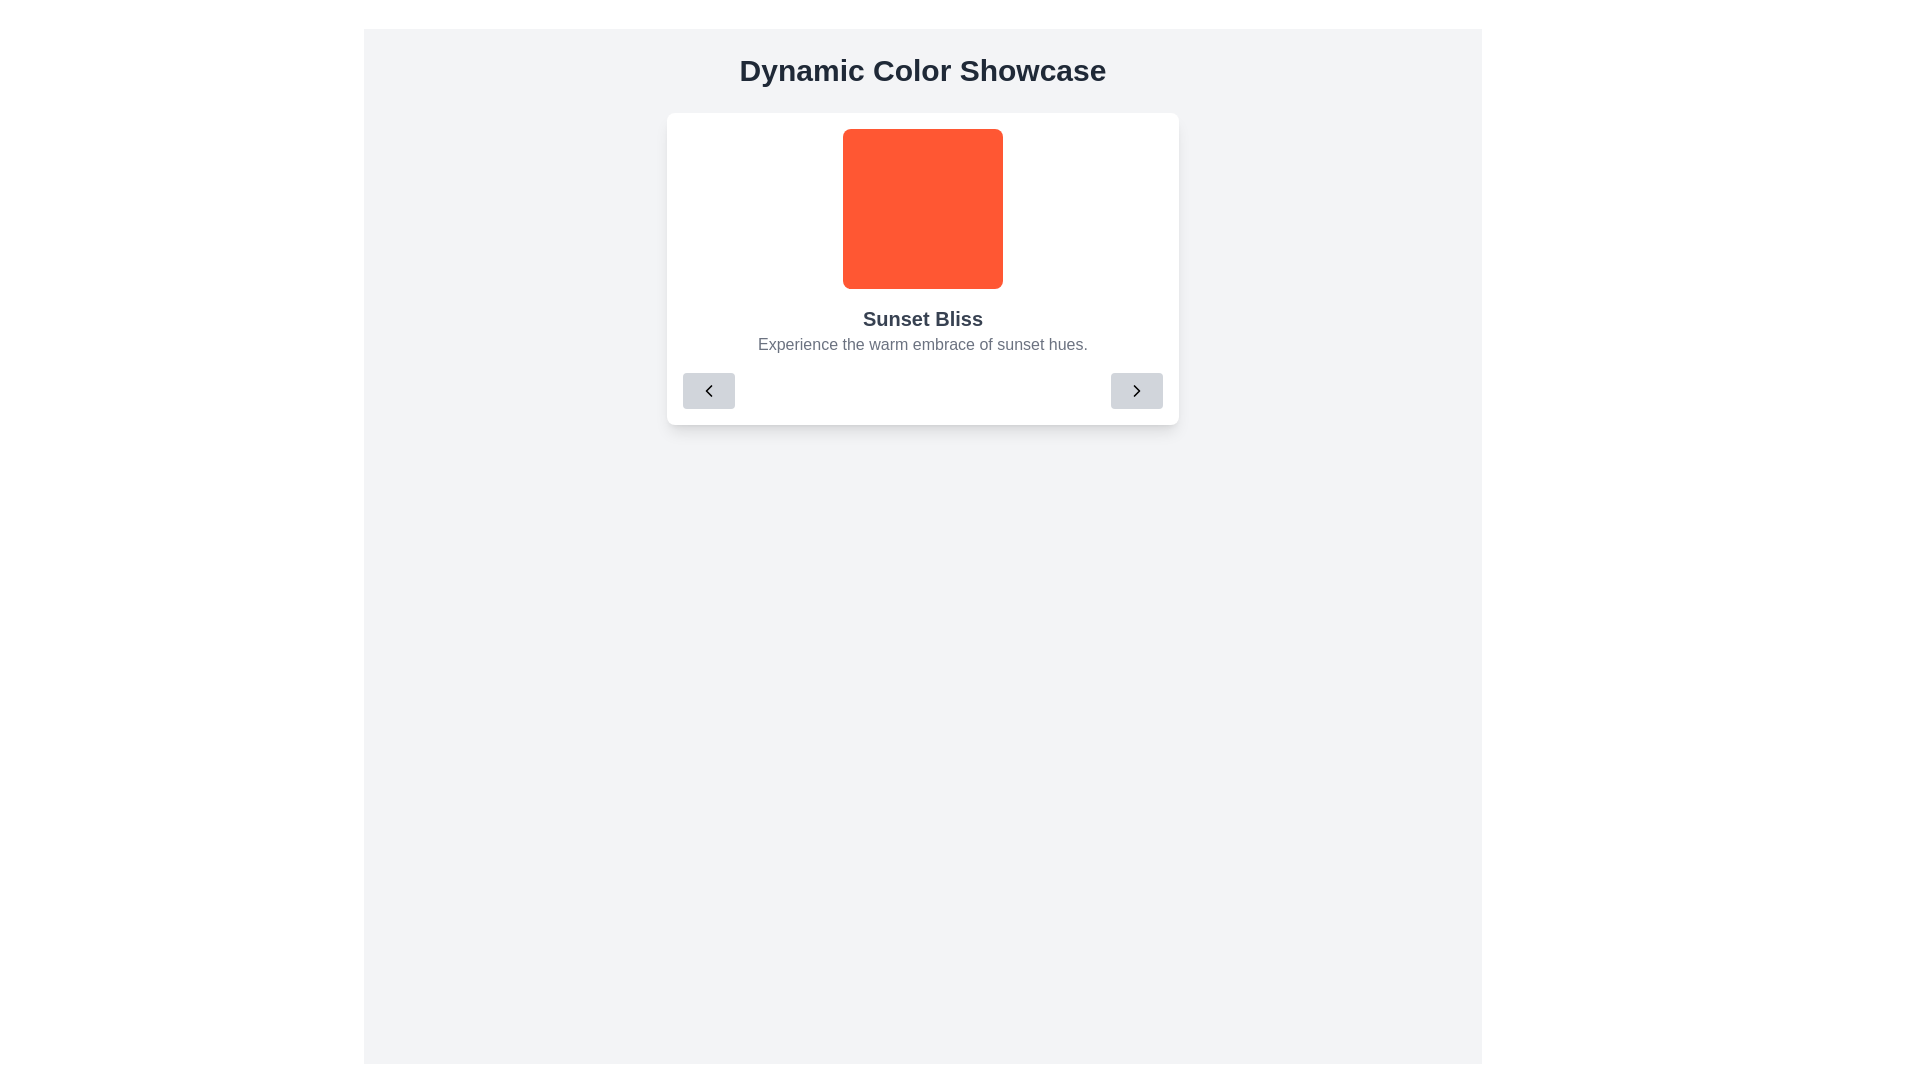 The image size is (1920, 1080). I want to click on the rightward-pointing chevron arrow icon located in the lower-right corner of the 'Sunset Bliss' card-like panel, so click(1137, 390).